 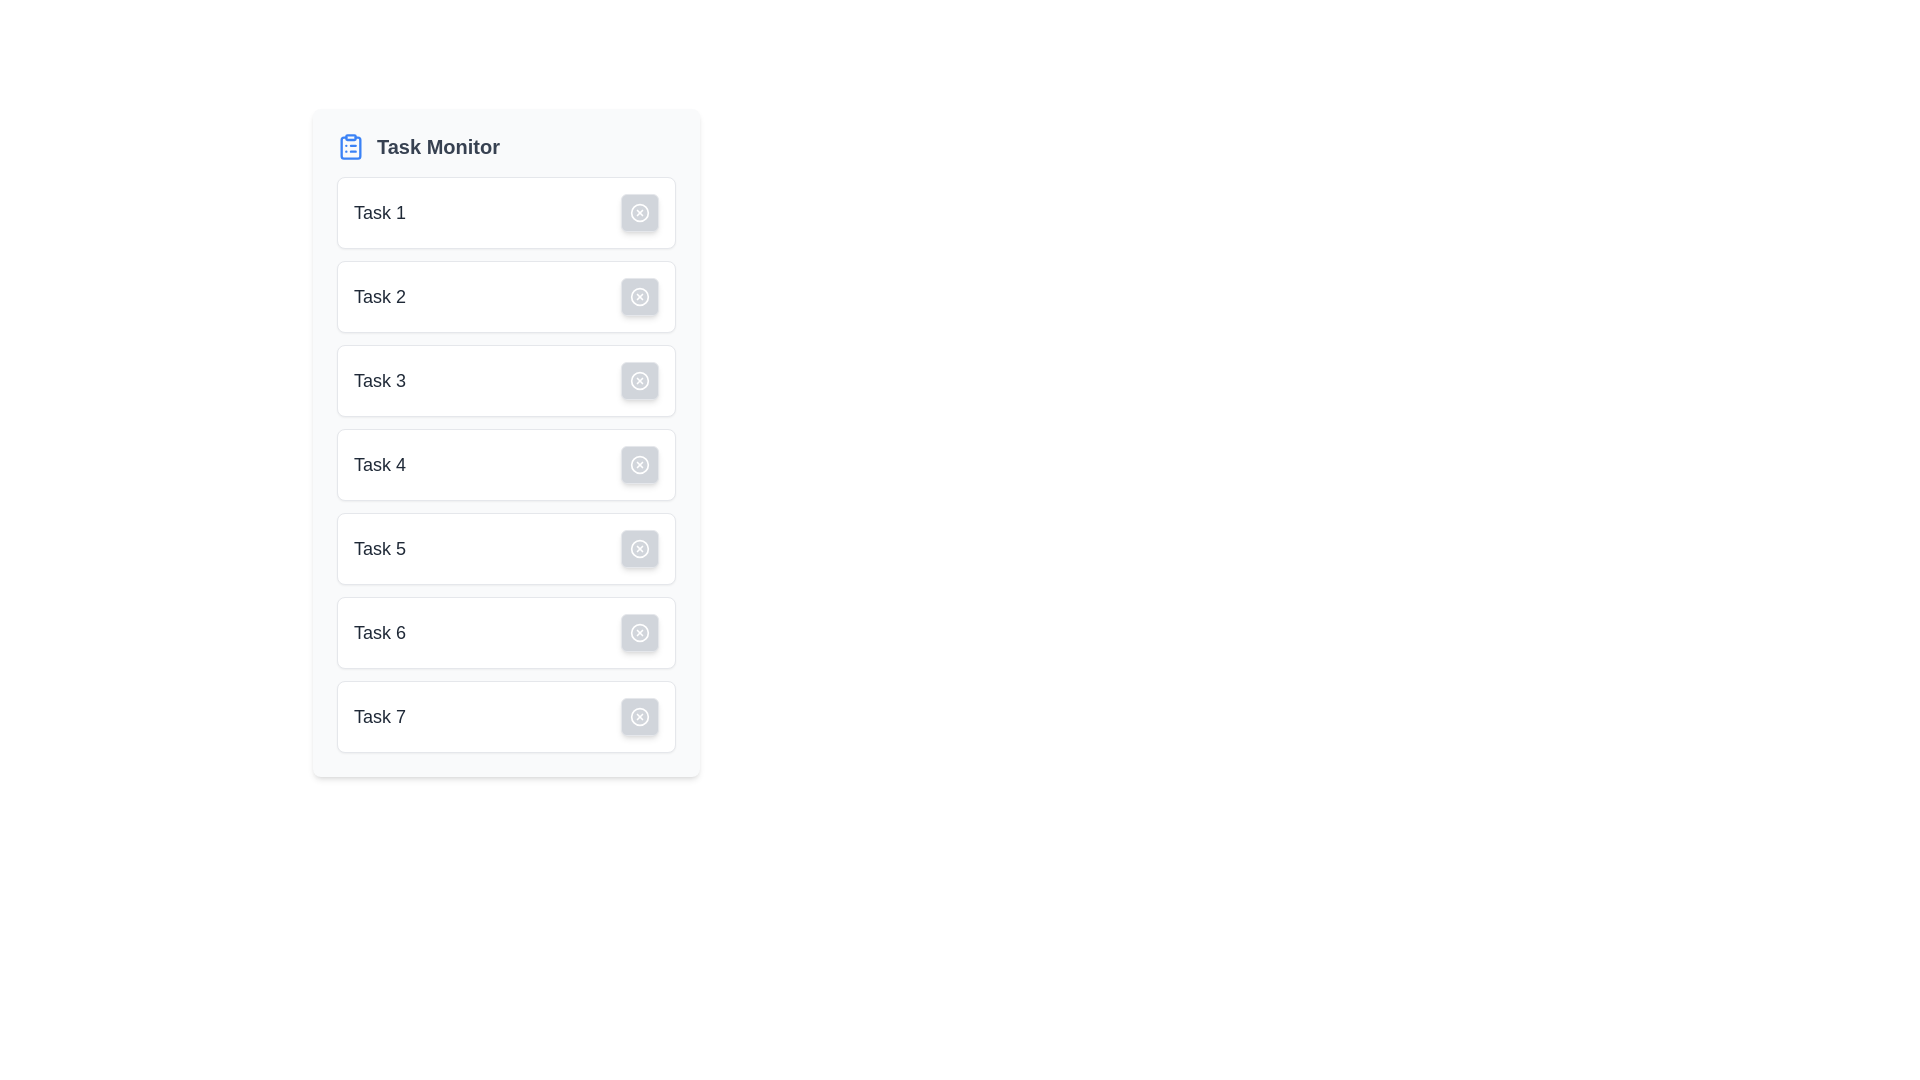 What do you see at coordinates (638, 212) in the screenshot?
I see `the close or delete button associated with 'Task 1'` at bounding box center [638, 212].